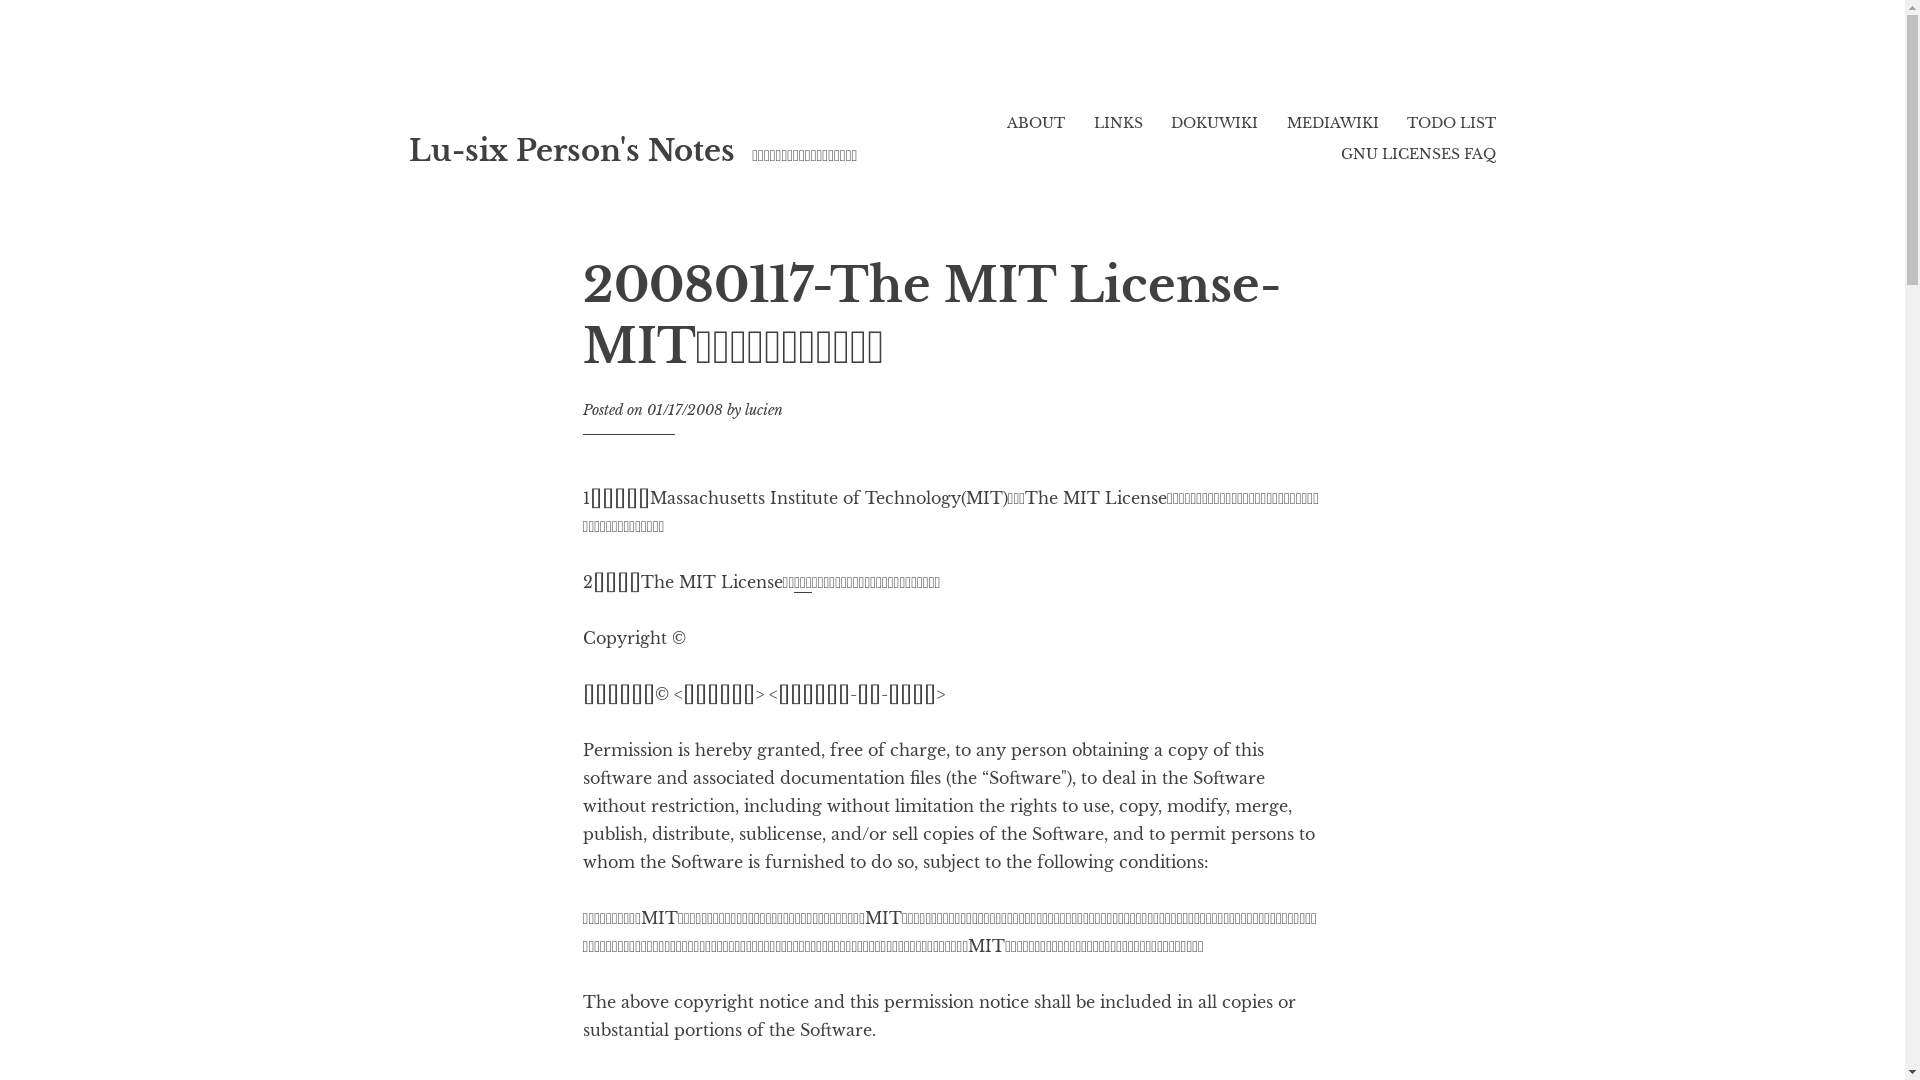  What do you see at coordinates (570, 149) in the screenshot?
I see `'Lu-six Person's Notes'` at bounding box center [570, 149].